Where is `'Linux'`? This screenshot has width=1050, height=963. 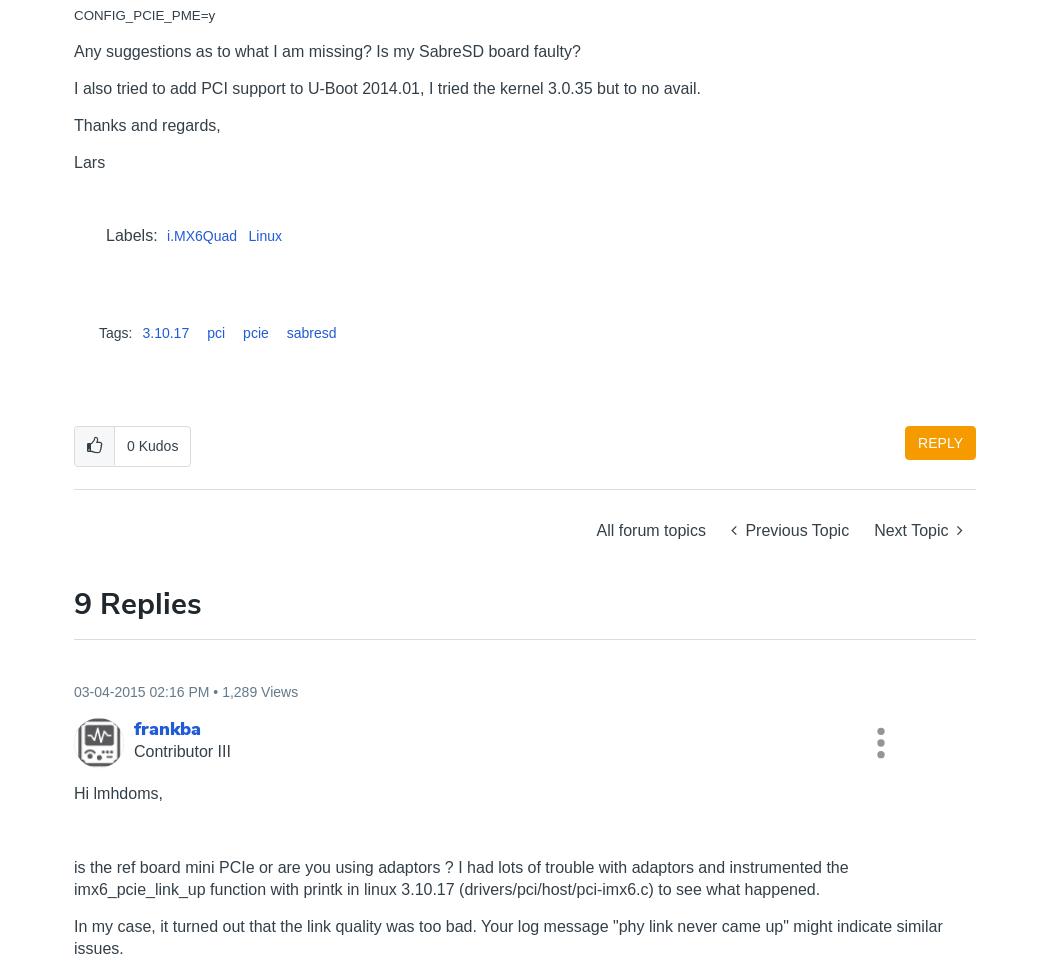 'Linux' is located at coordinates (264, 236).